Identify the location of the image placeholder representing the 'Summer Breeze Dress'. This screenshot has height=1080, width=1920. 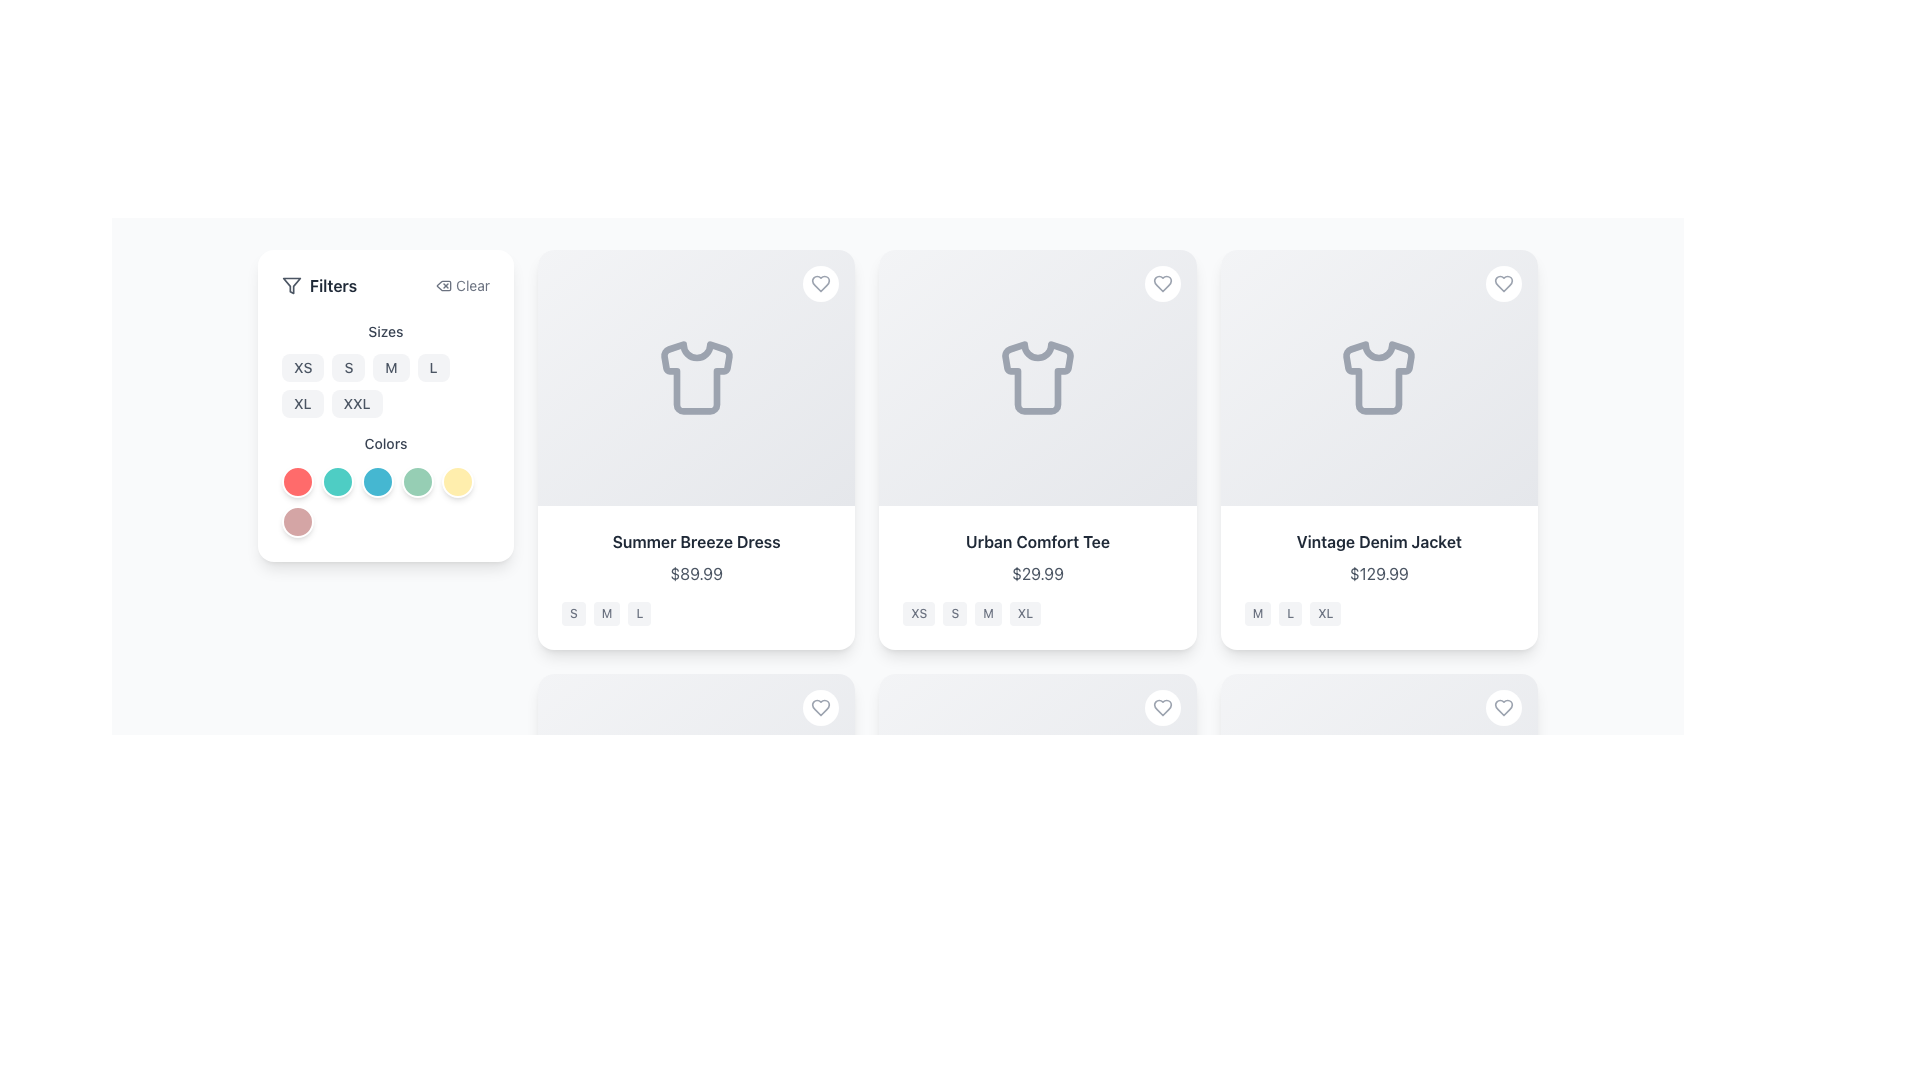
(696, 378).